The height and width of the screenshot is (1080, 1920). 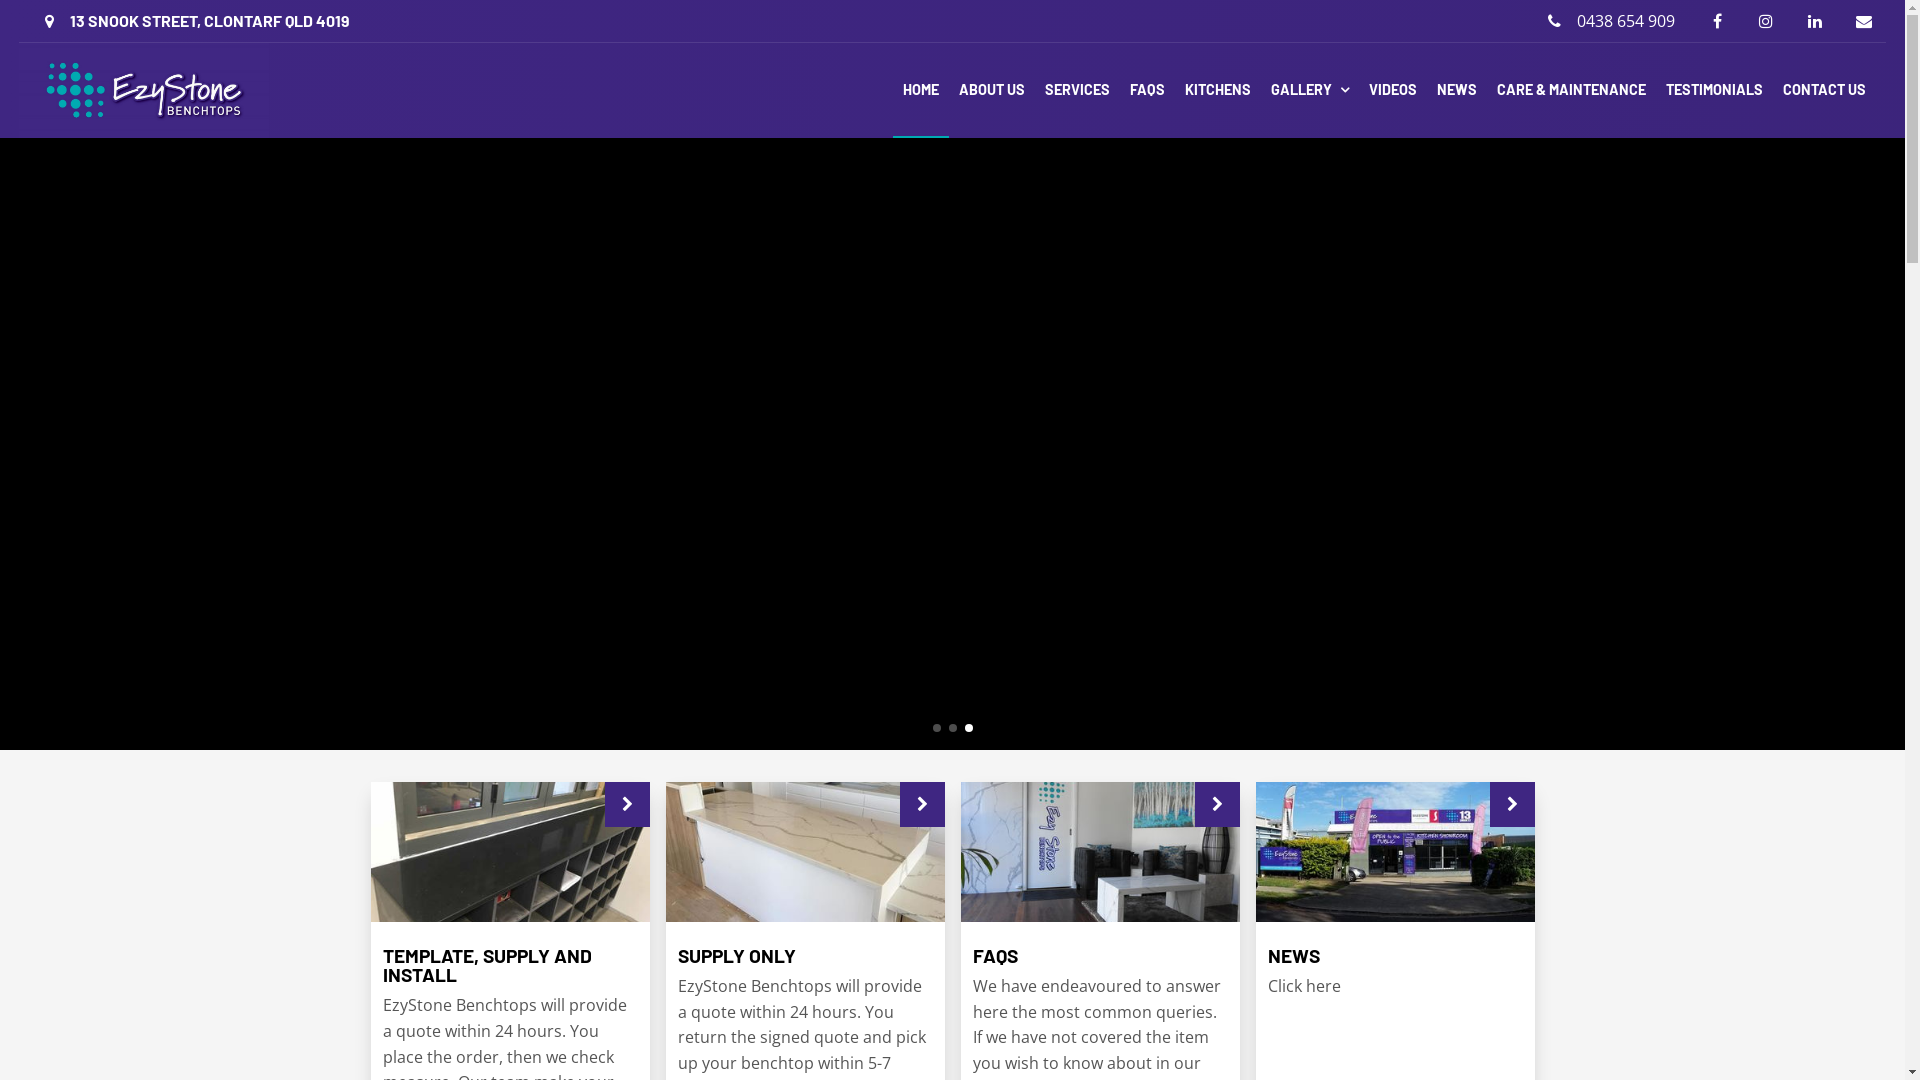 I want to click on 'NEWS', so click(x=1457, y=90).